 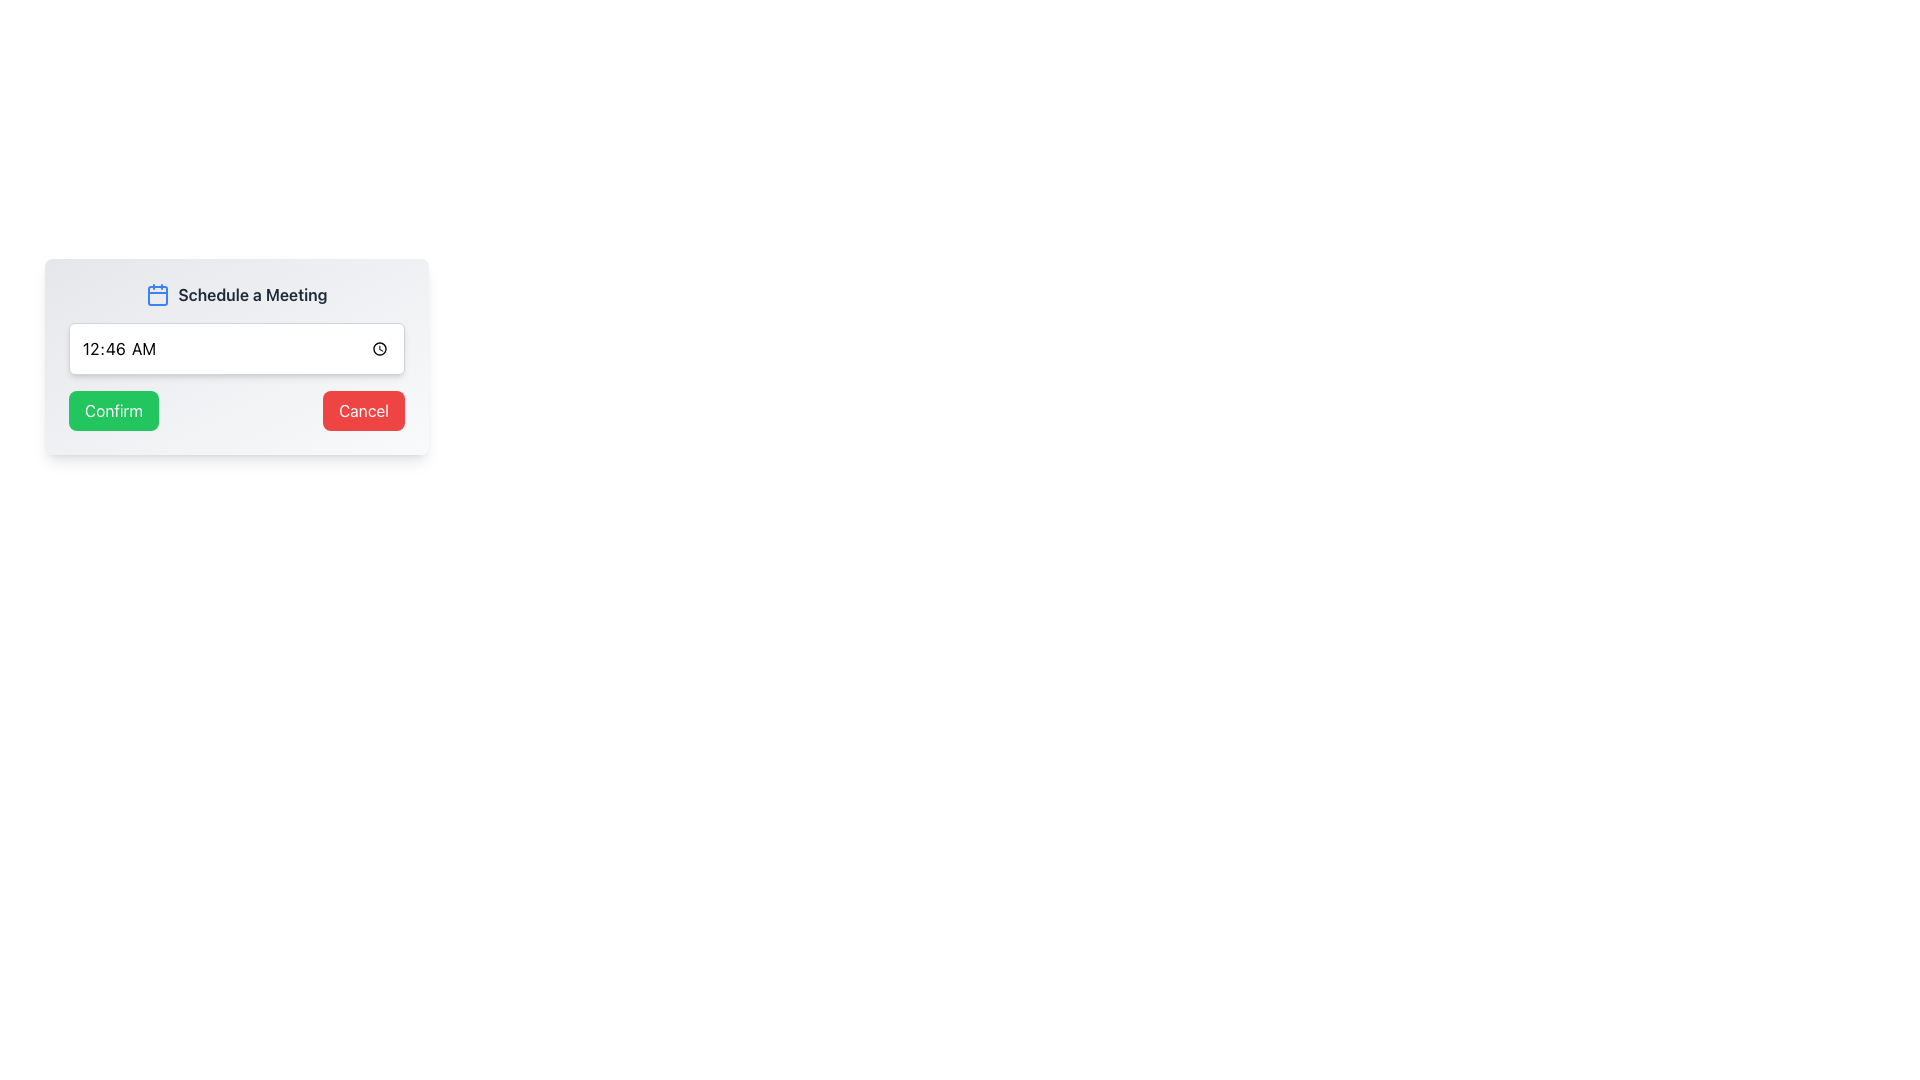 I want to click on the bolded text label reading 'Schedule a Meeting' in dark gray, located to the right of a calendar icon in the upper section of a card layout, so click(x=252, y=294).